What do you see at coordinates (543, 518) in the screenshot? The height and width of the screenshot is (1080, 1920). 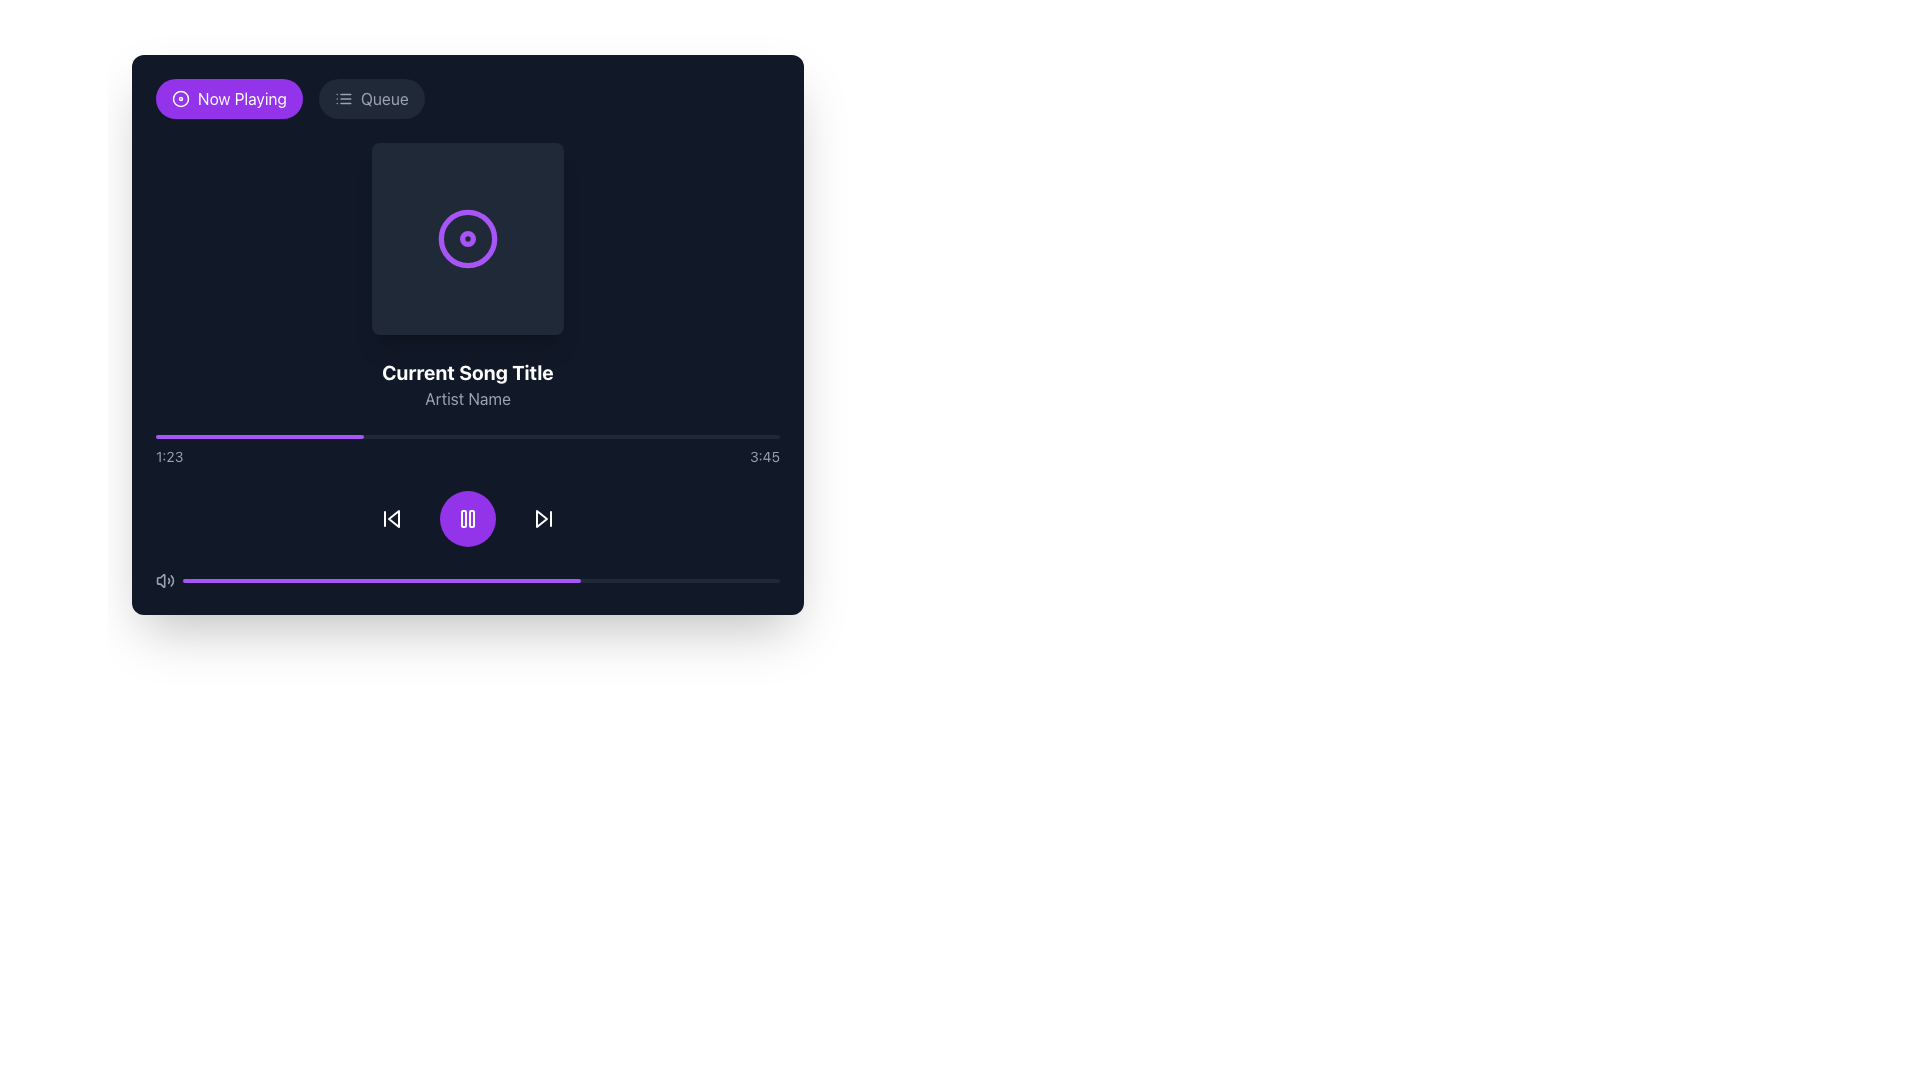 I see `the skip-forward button icon, which features a triangular play symbol and is located to the right of the play button in the control bar area, to skip to the next track` at bounding box center [543, 518].